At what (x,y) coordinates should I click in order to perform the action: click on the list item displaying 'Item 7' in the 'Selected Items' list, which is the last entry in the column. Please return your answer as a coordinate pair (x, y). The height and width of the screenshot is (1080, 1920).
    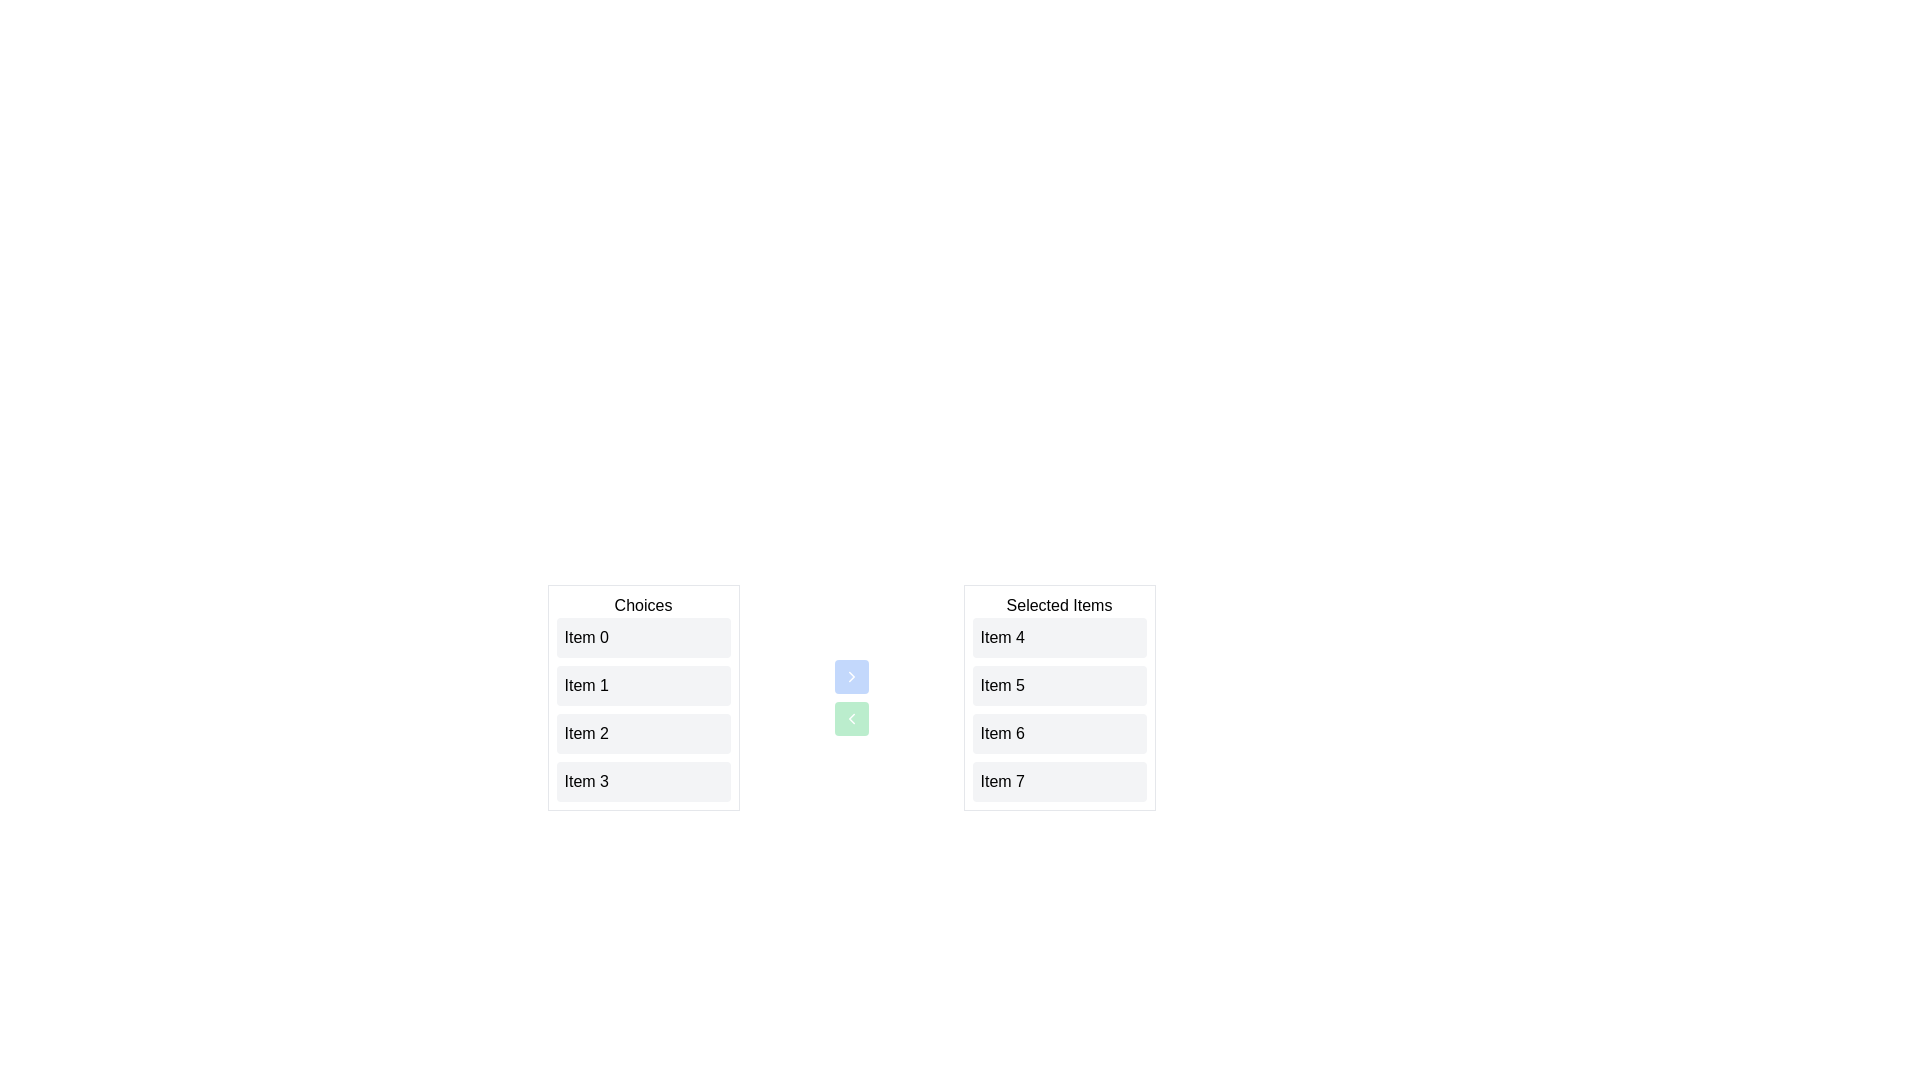
    Looking at the image, I should click on (1058, 781).